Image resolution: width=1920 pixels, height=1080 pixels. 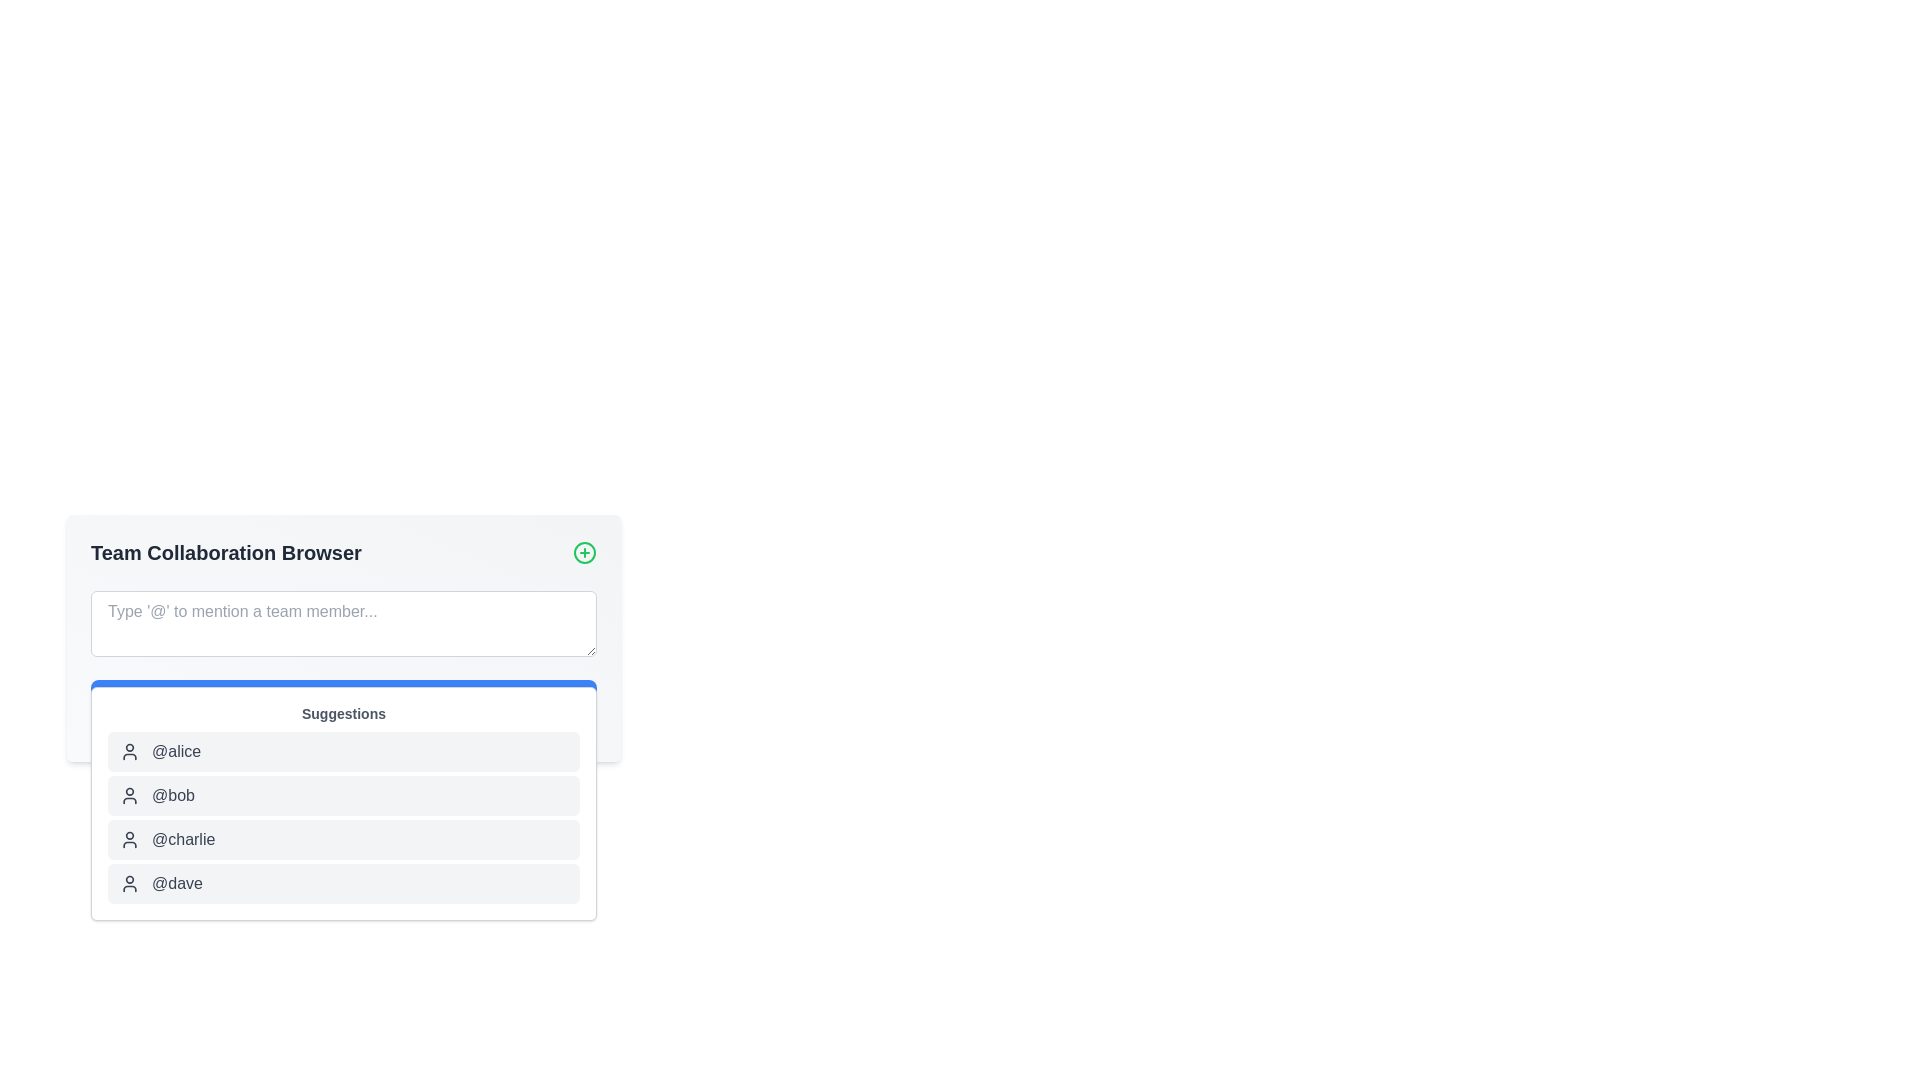 What do you see at coordinates (128, 794) in the screenshot?
I see `the user profile icon located at the leftmost side of the suggestion block for the entry '@bob', which consists of a circular head and a simple body outline in dark gray` at bounding box center [128, 794].